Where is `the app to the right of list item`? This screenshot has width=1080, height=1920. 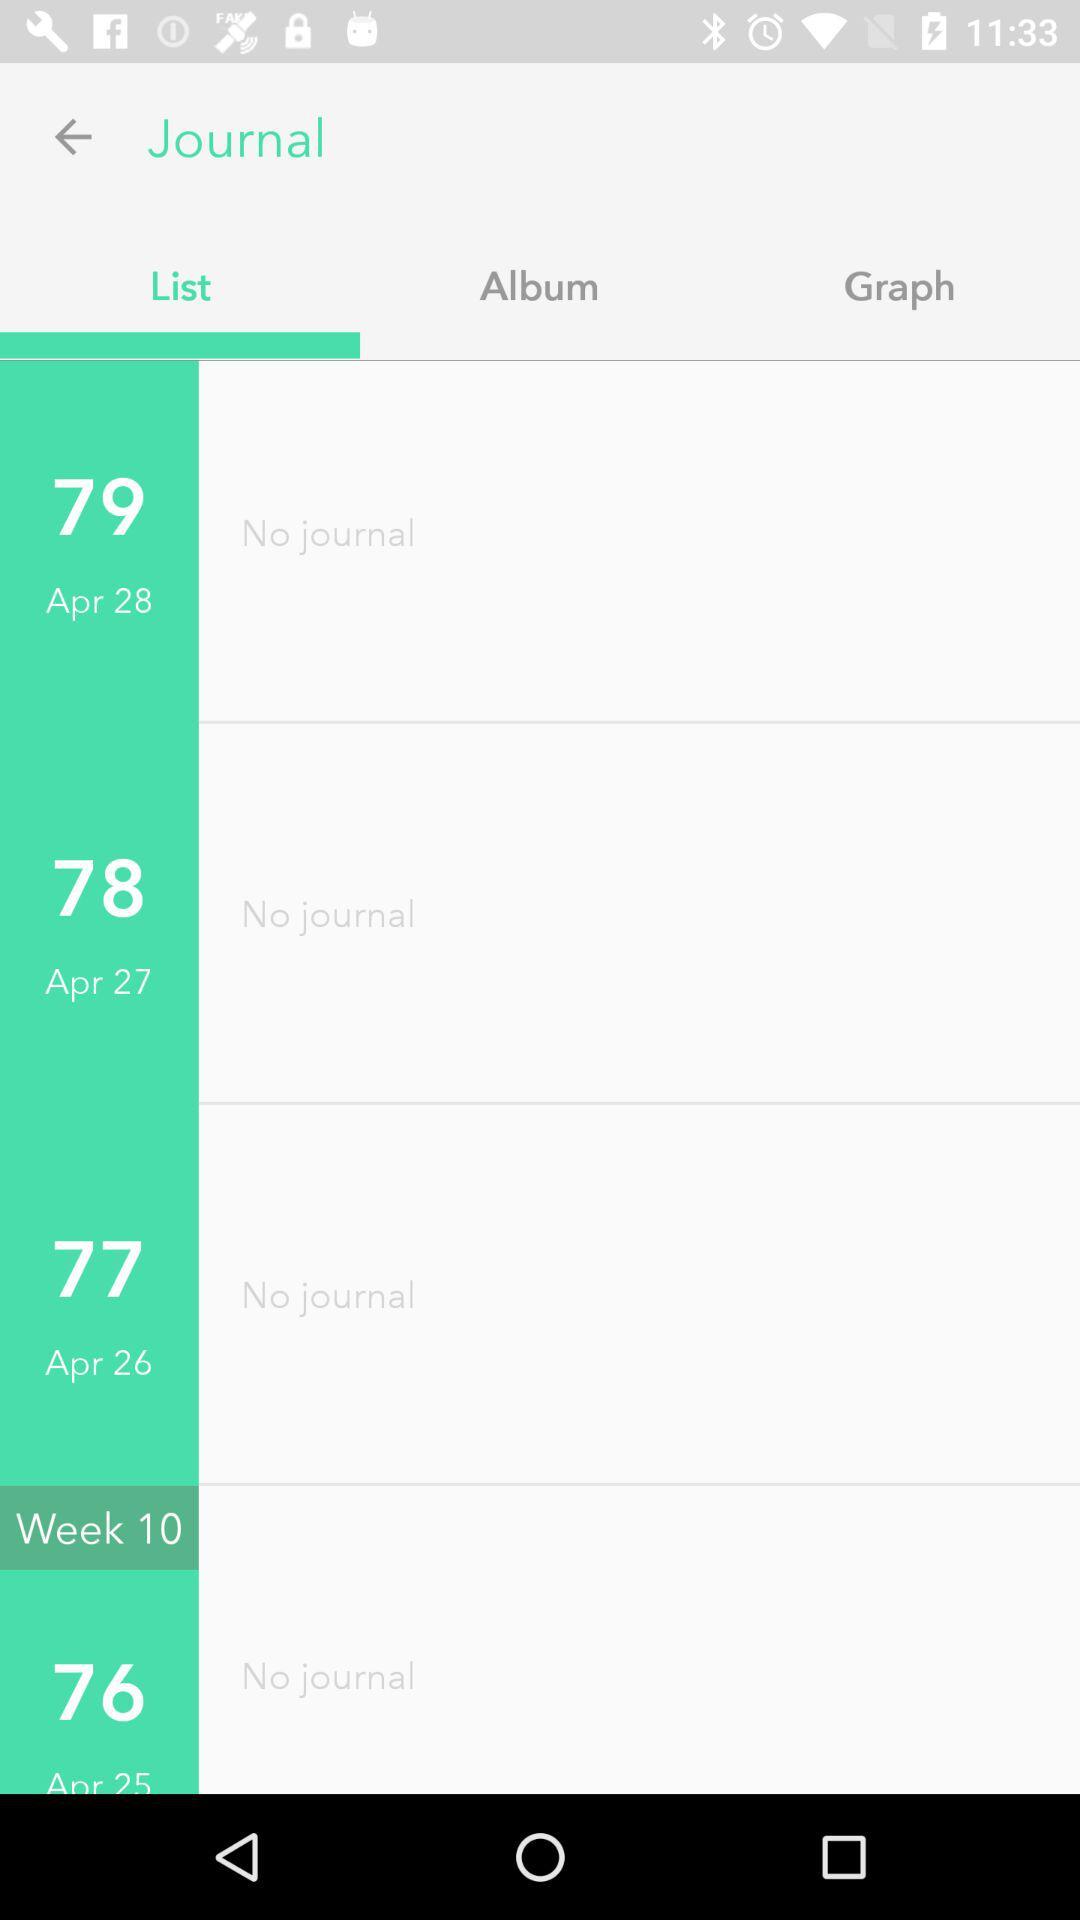 the app to the right of list item is located at coordinates (540, 284).